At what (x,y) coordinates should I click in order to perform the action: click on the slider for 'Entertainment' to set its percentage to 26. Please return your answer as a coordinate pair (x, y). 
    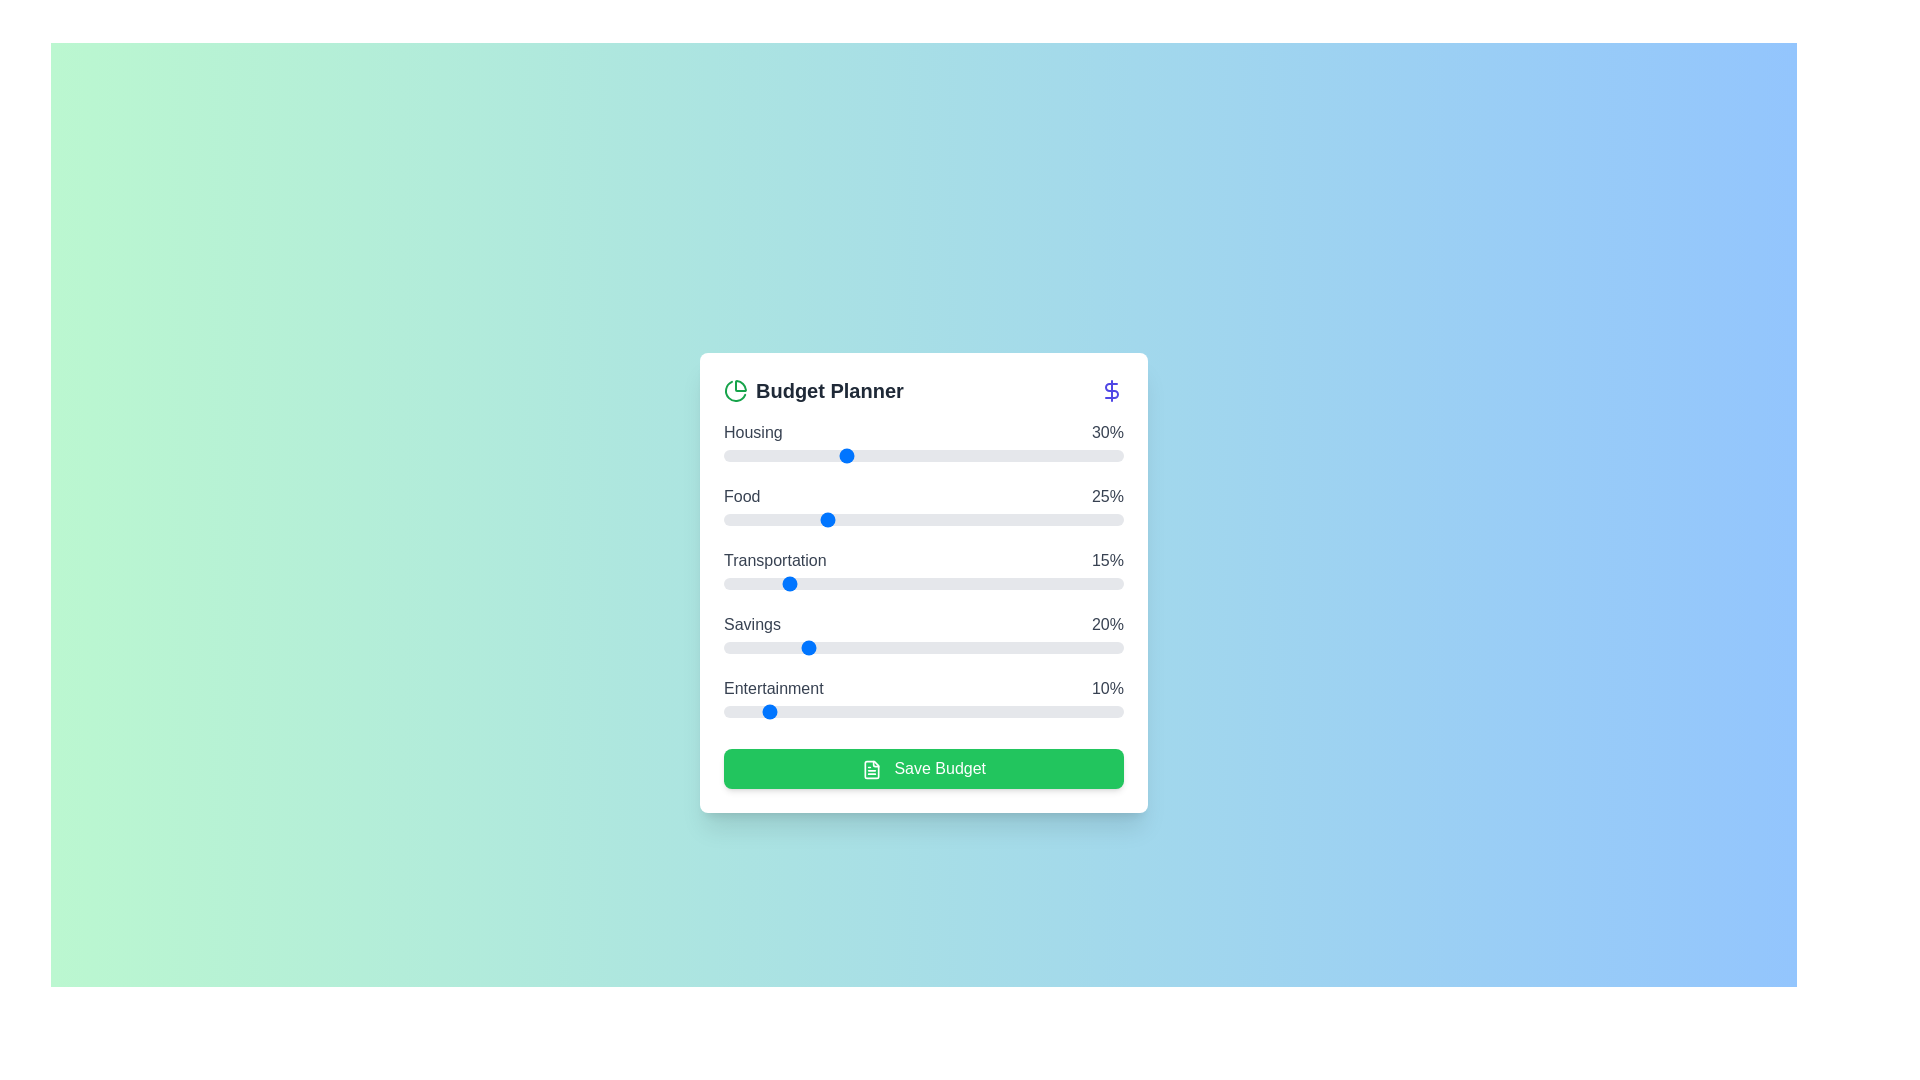
    Looking at the image, I should click on (828, 711).